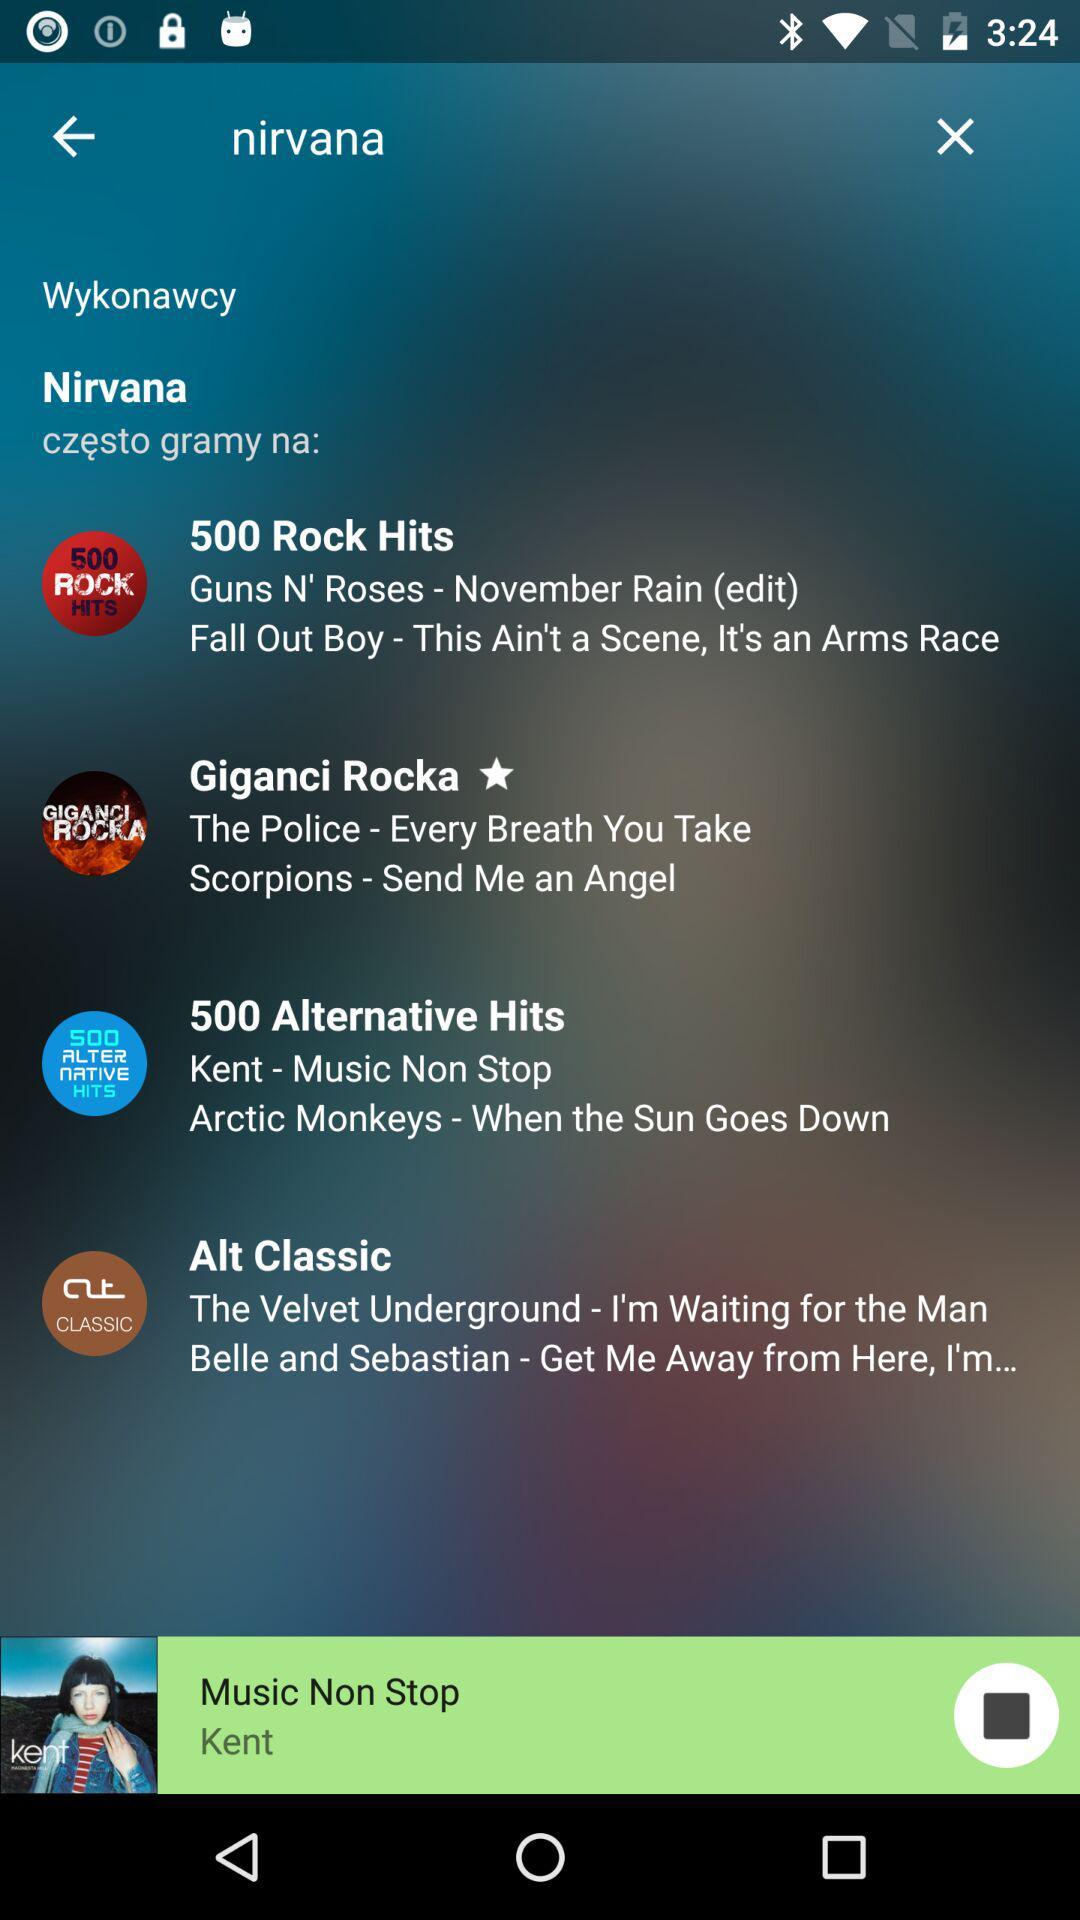 The height and width of the screenshot is (1920, 1080). I want to click on the item below belle and sebastian icon, so click(1006, 1714).